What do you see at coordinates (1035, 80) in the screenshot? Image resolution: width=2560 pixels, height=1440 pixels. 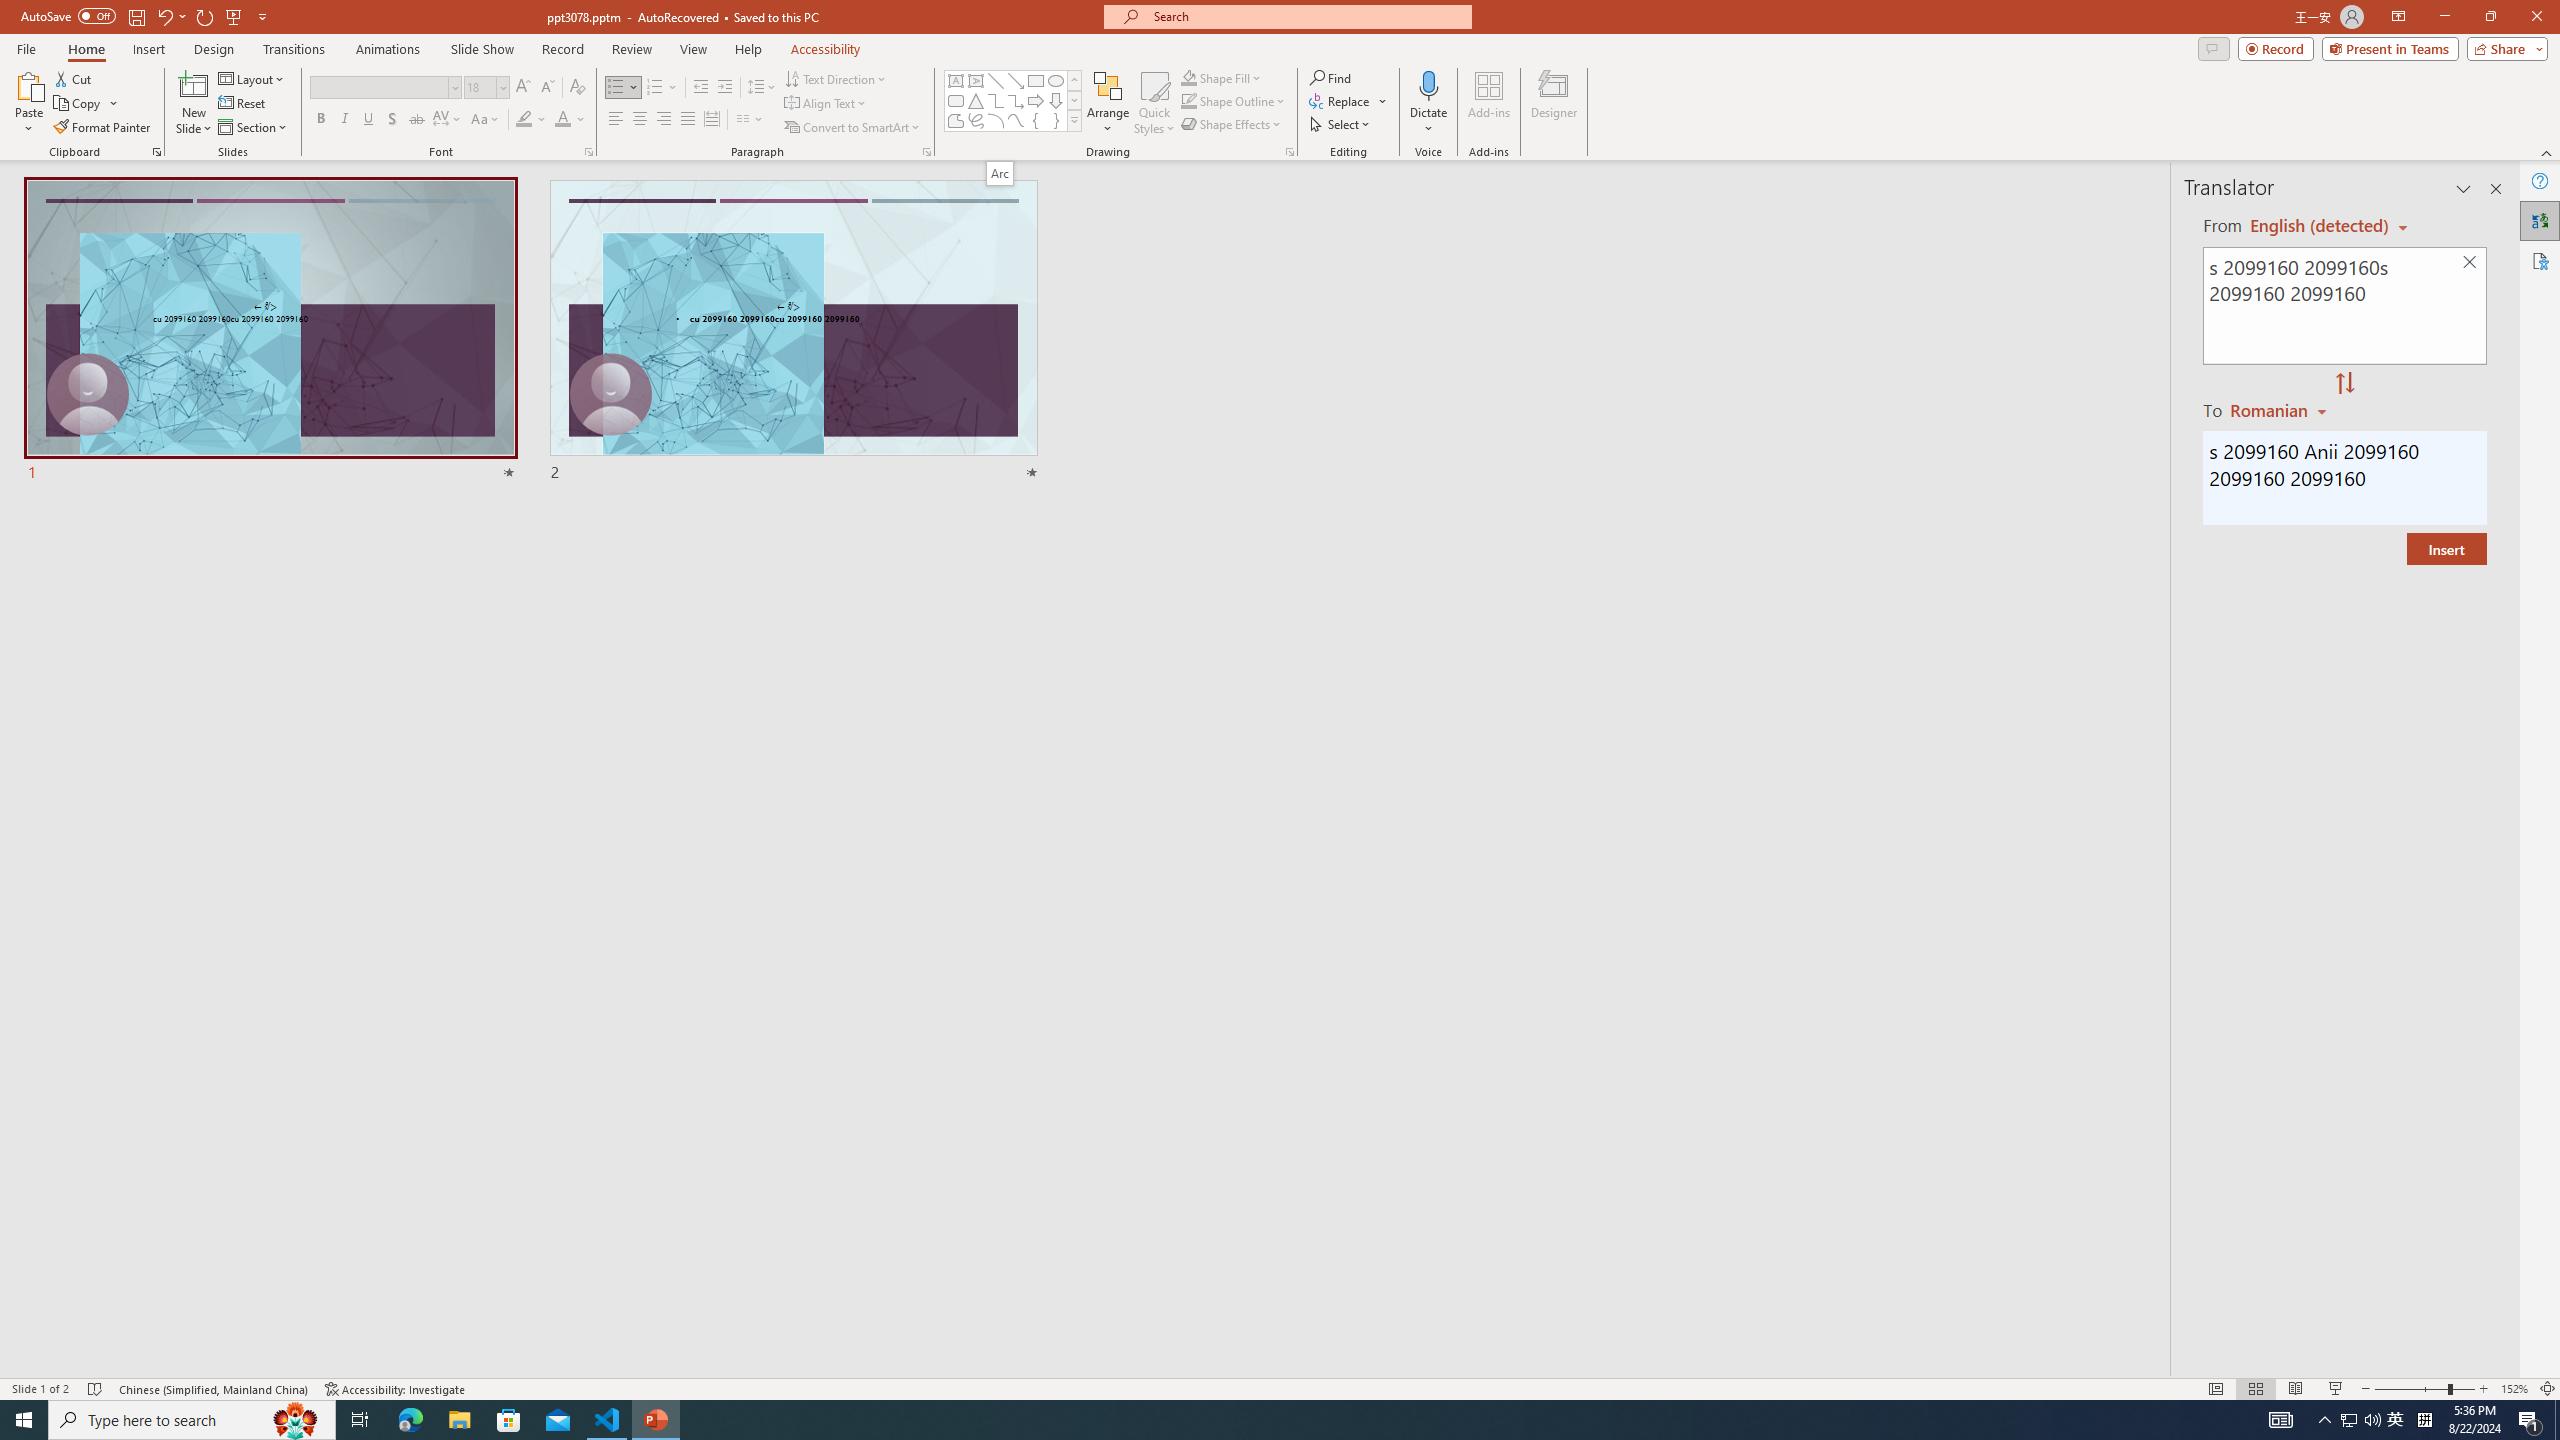 I see `'Rectangle'` at bounding box center [1035, 80].